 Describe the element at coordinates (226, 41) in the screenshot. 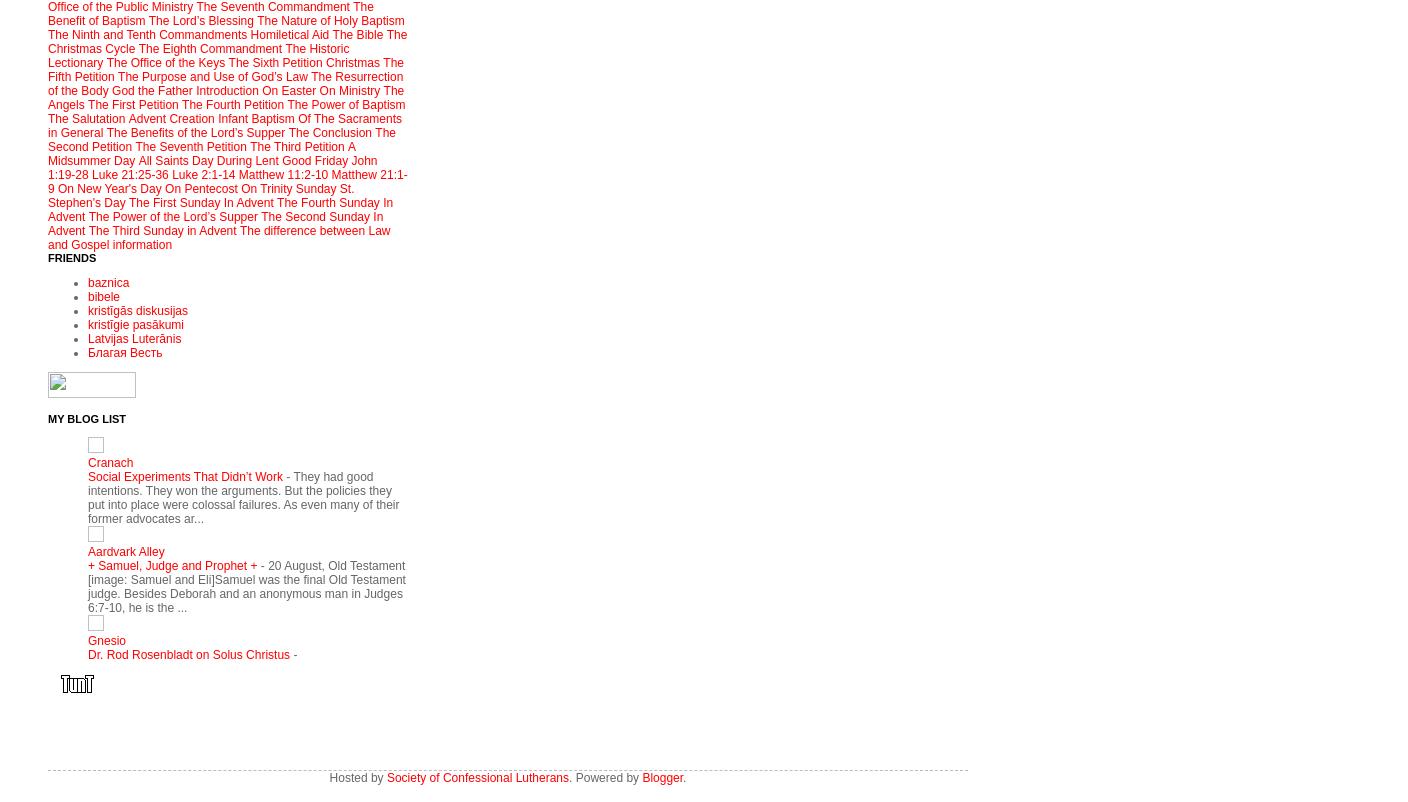

I see `'The Christmas Cycle'` at that location.